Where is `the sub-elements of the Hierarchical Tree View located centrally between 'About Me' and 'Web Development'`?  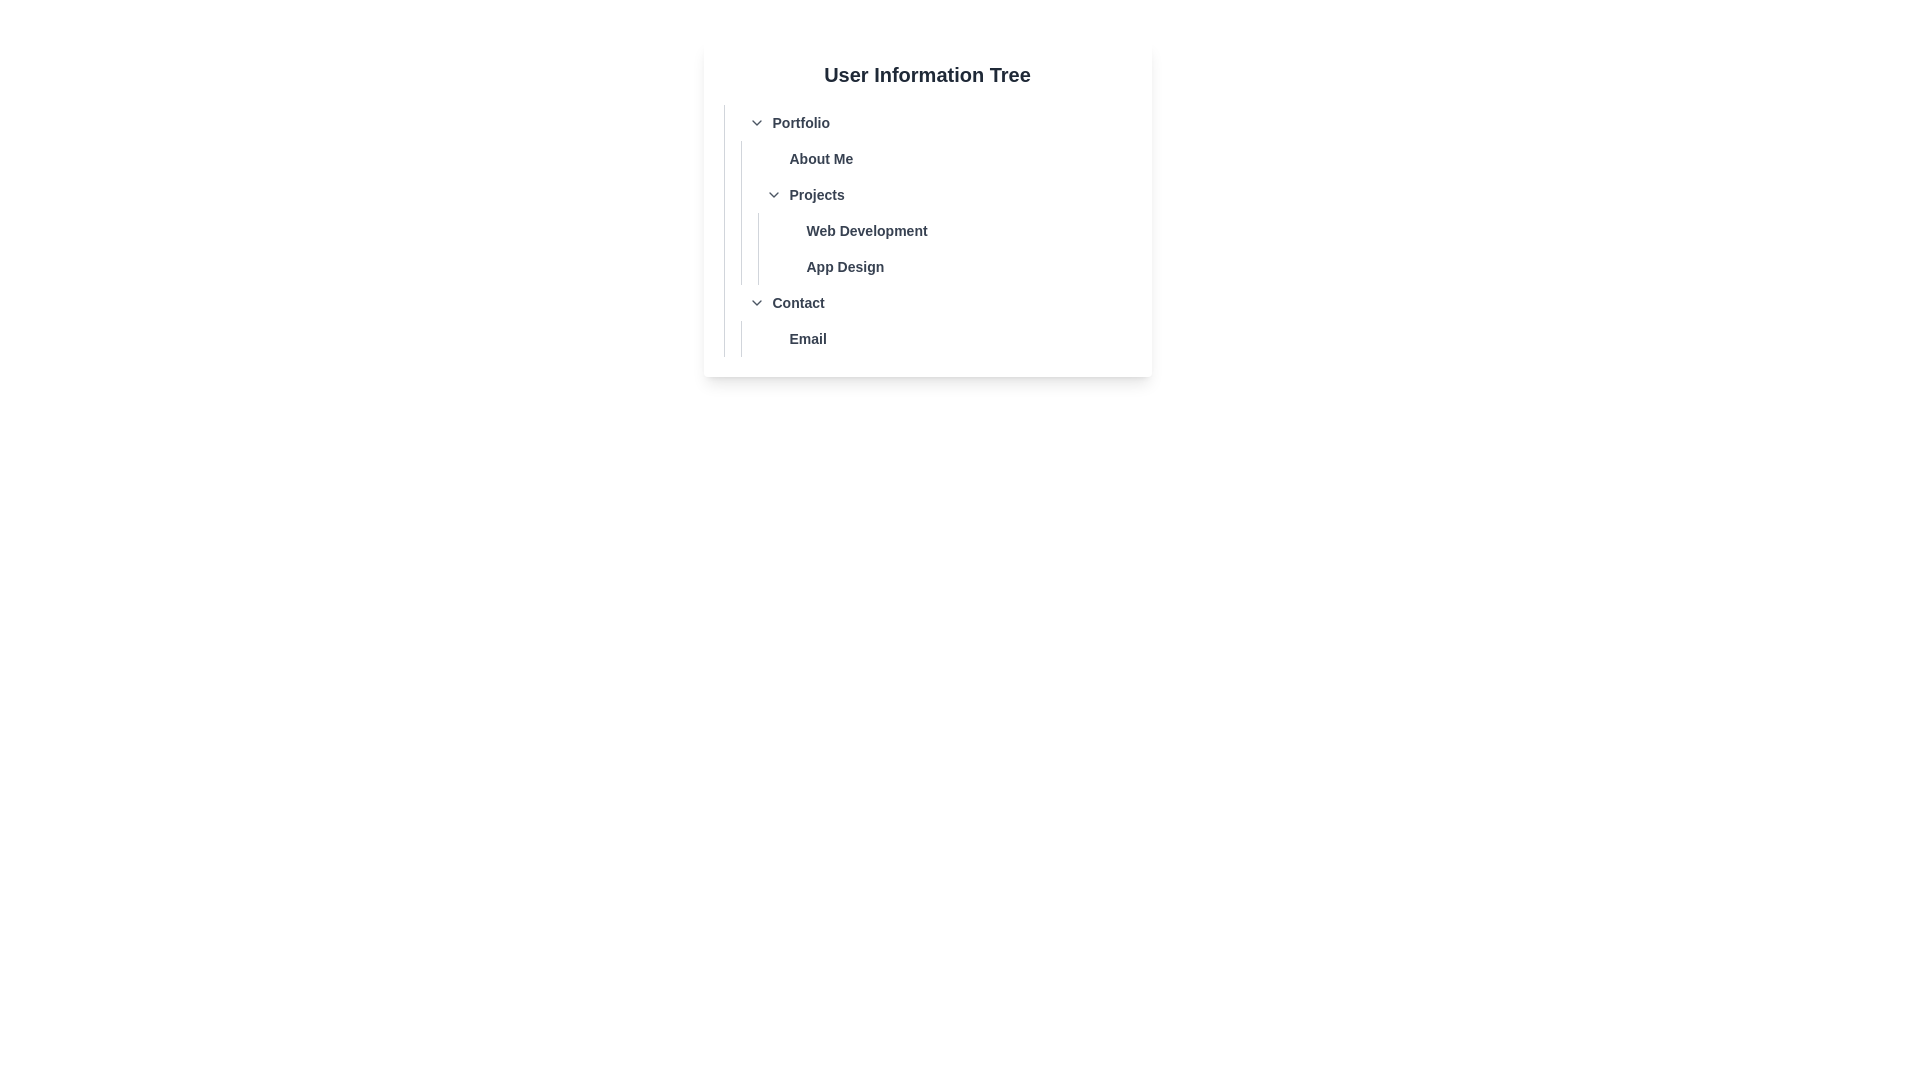 the sub-elements of the Hierarchical Tree View located centrally between 'About Me' and 'Web Development' is located at coordinates (926, 208).